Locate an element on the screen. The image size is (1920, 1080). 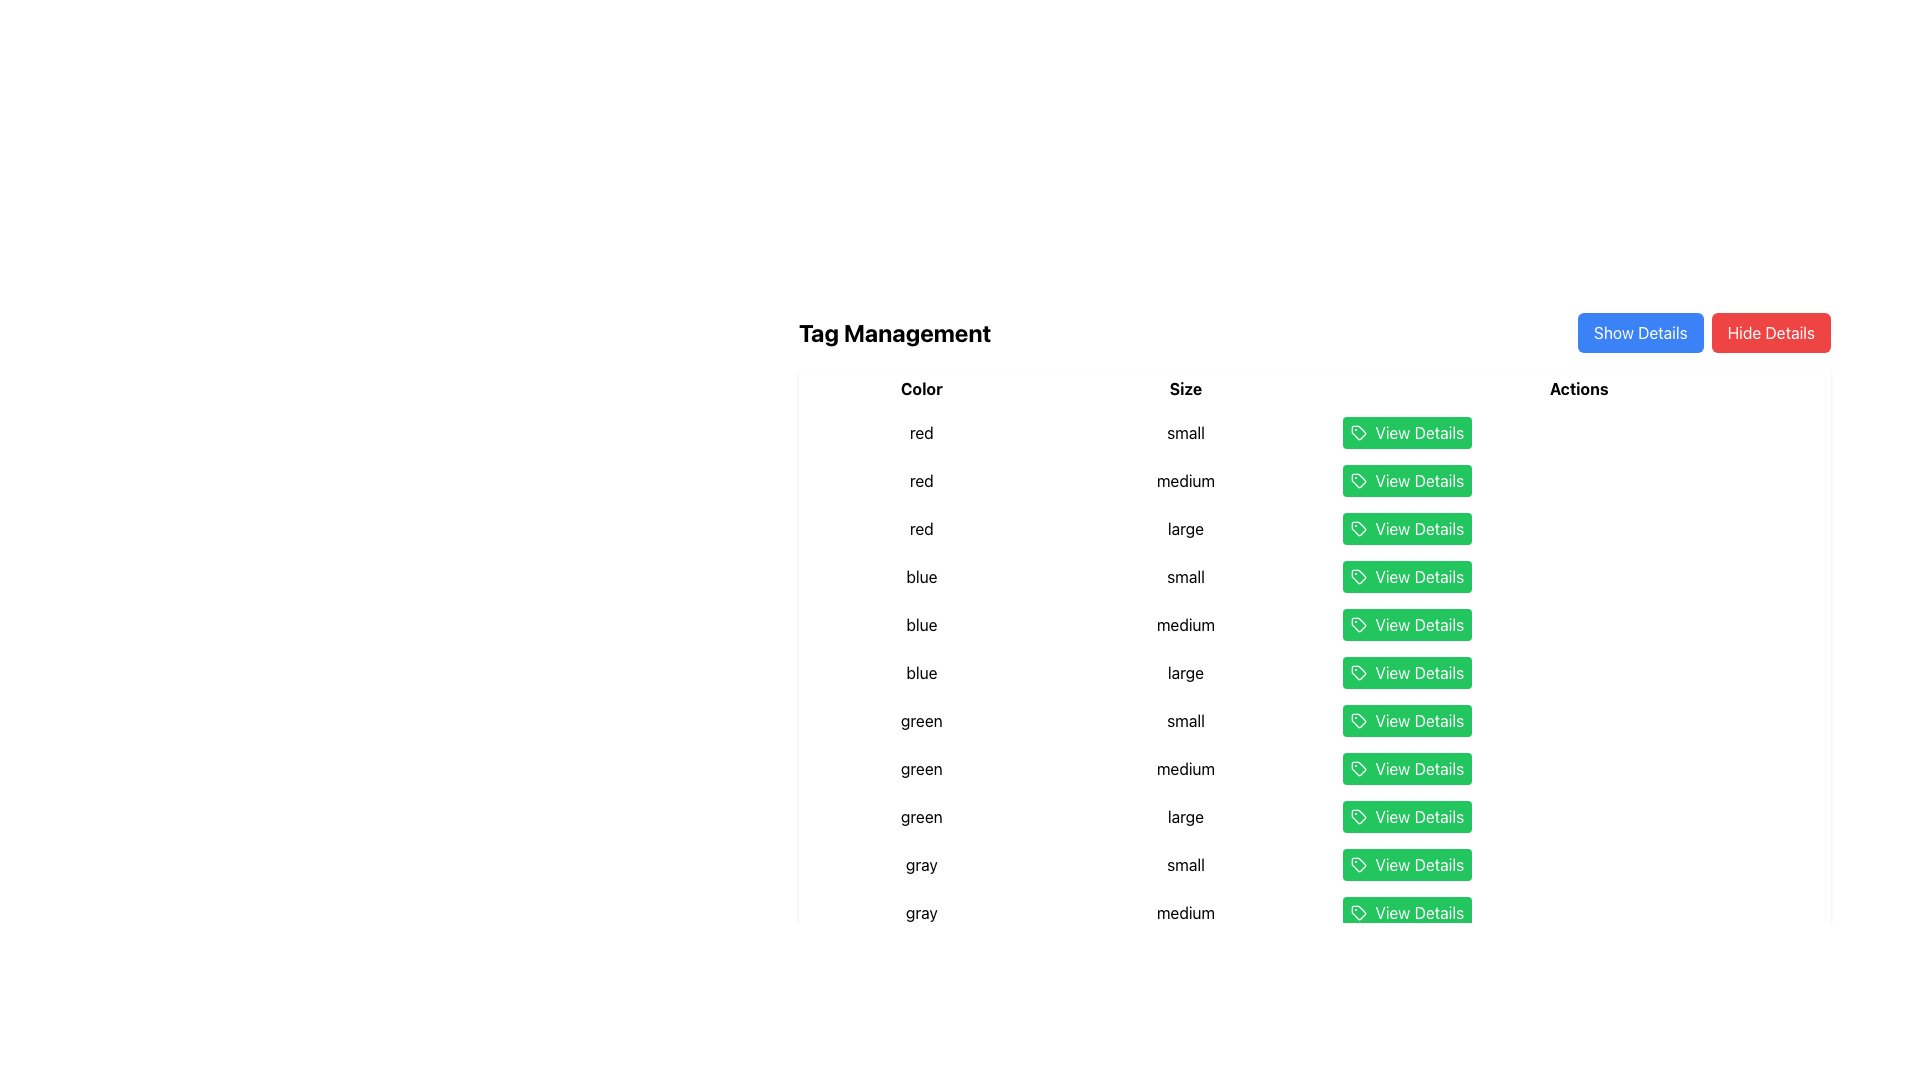
the icon that is the left part of the 'View Details' button in the 'Actions' column of the table, which is aligned to the left of the text label 'View Details' for a blue-colored item is located at coordinates (1359, 527).